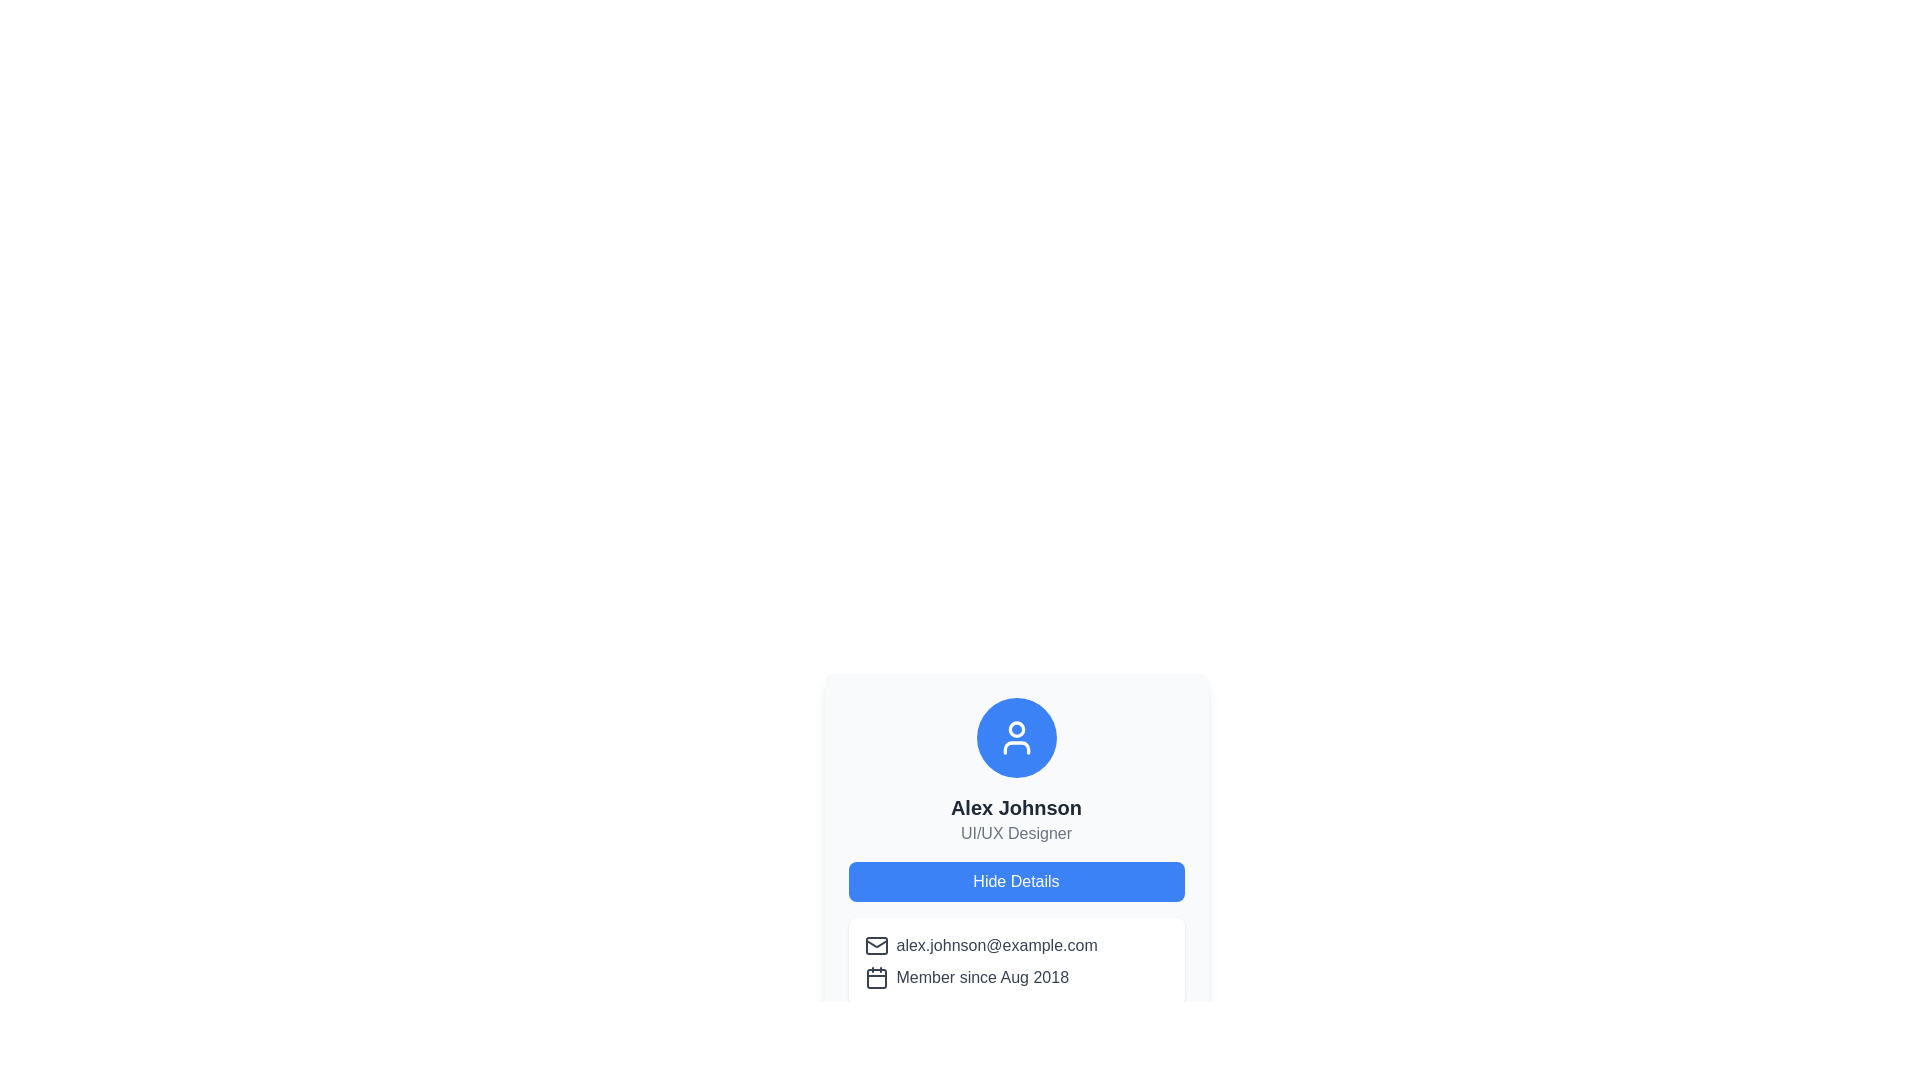  What do you see at coordinates (1016, 977) in the screenshot?
I see `the Static Text with Icon that indicates the user's membership start date, located at the bottom of the profile information card beneath the email address` at bounding box center [1016, 977].